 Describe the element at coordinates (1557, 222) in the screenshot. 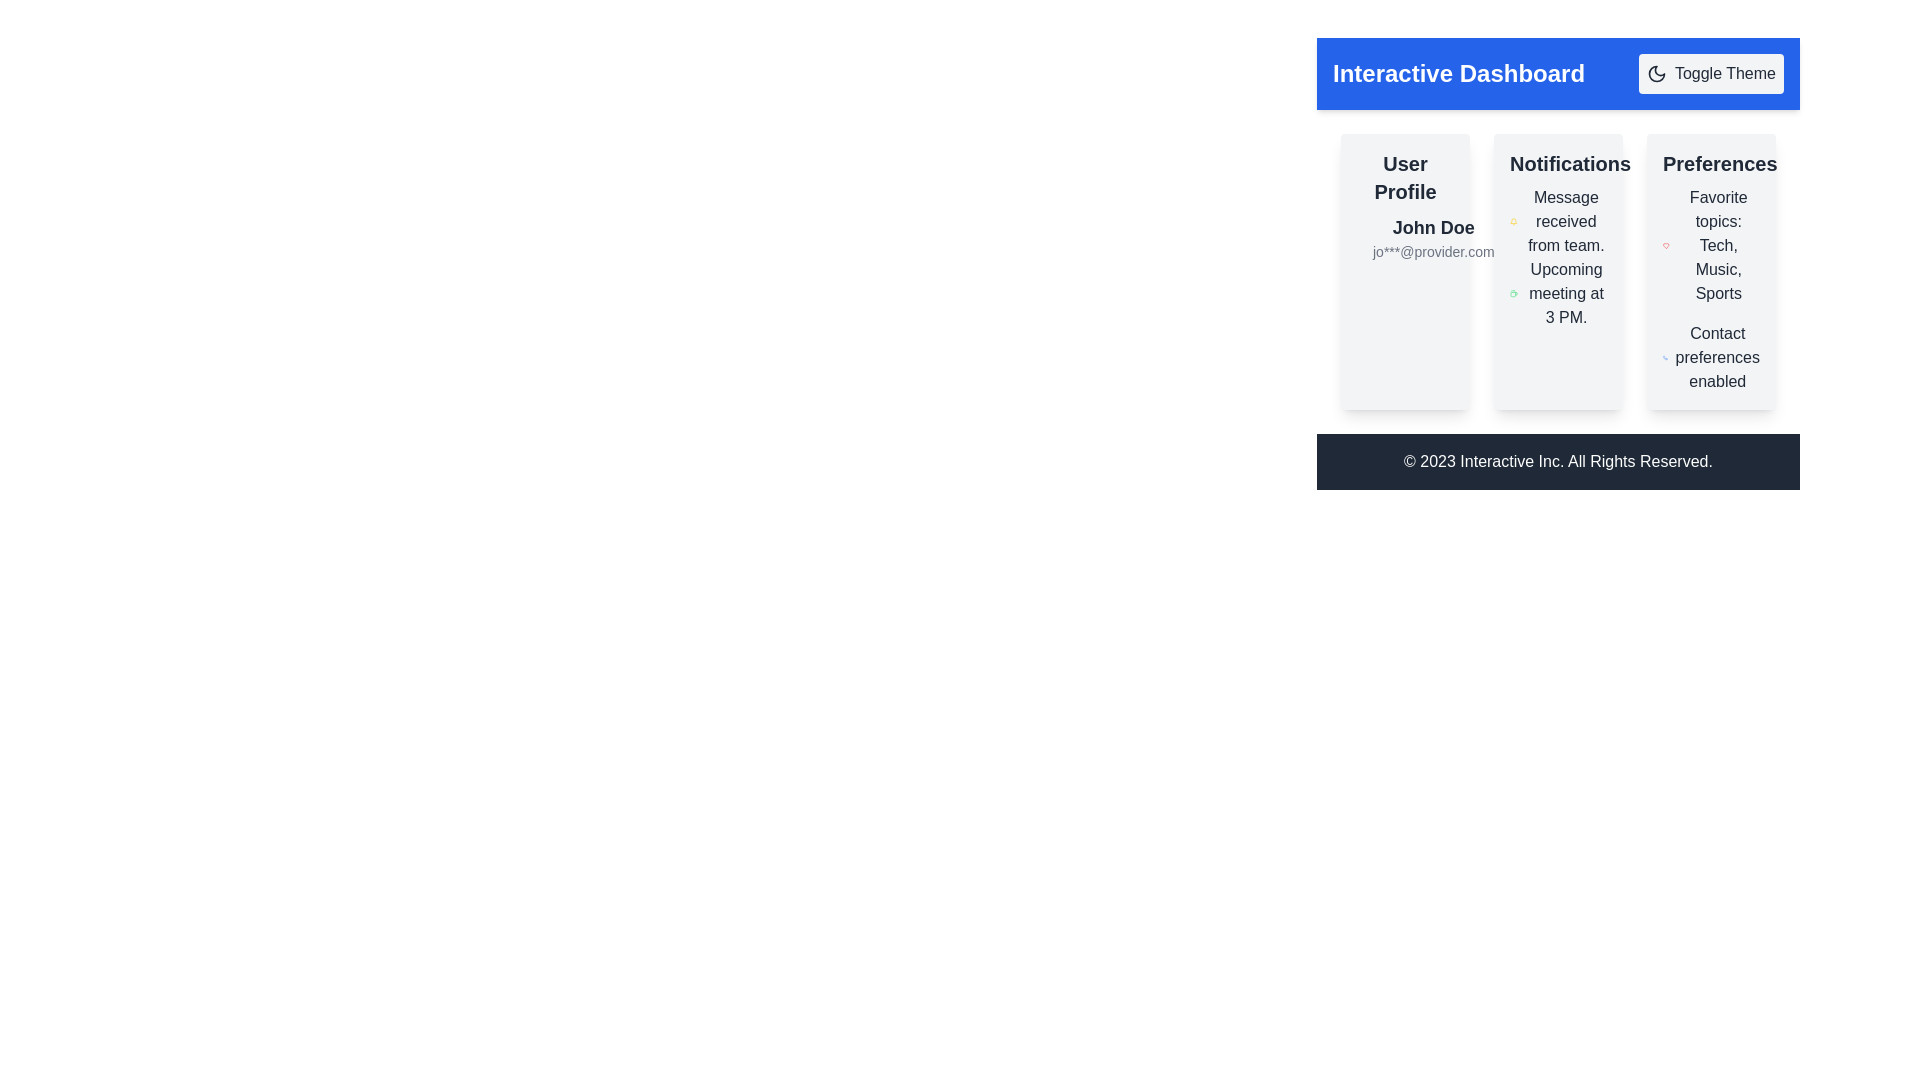

I see `the text block displaying 'Message received from team.' with the yellow bell icon on the left, located in the Notifications section` at that location.